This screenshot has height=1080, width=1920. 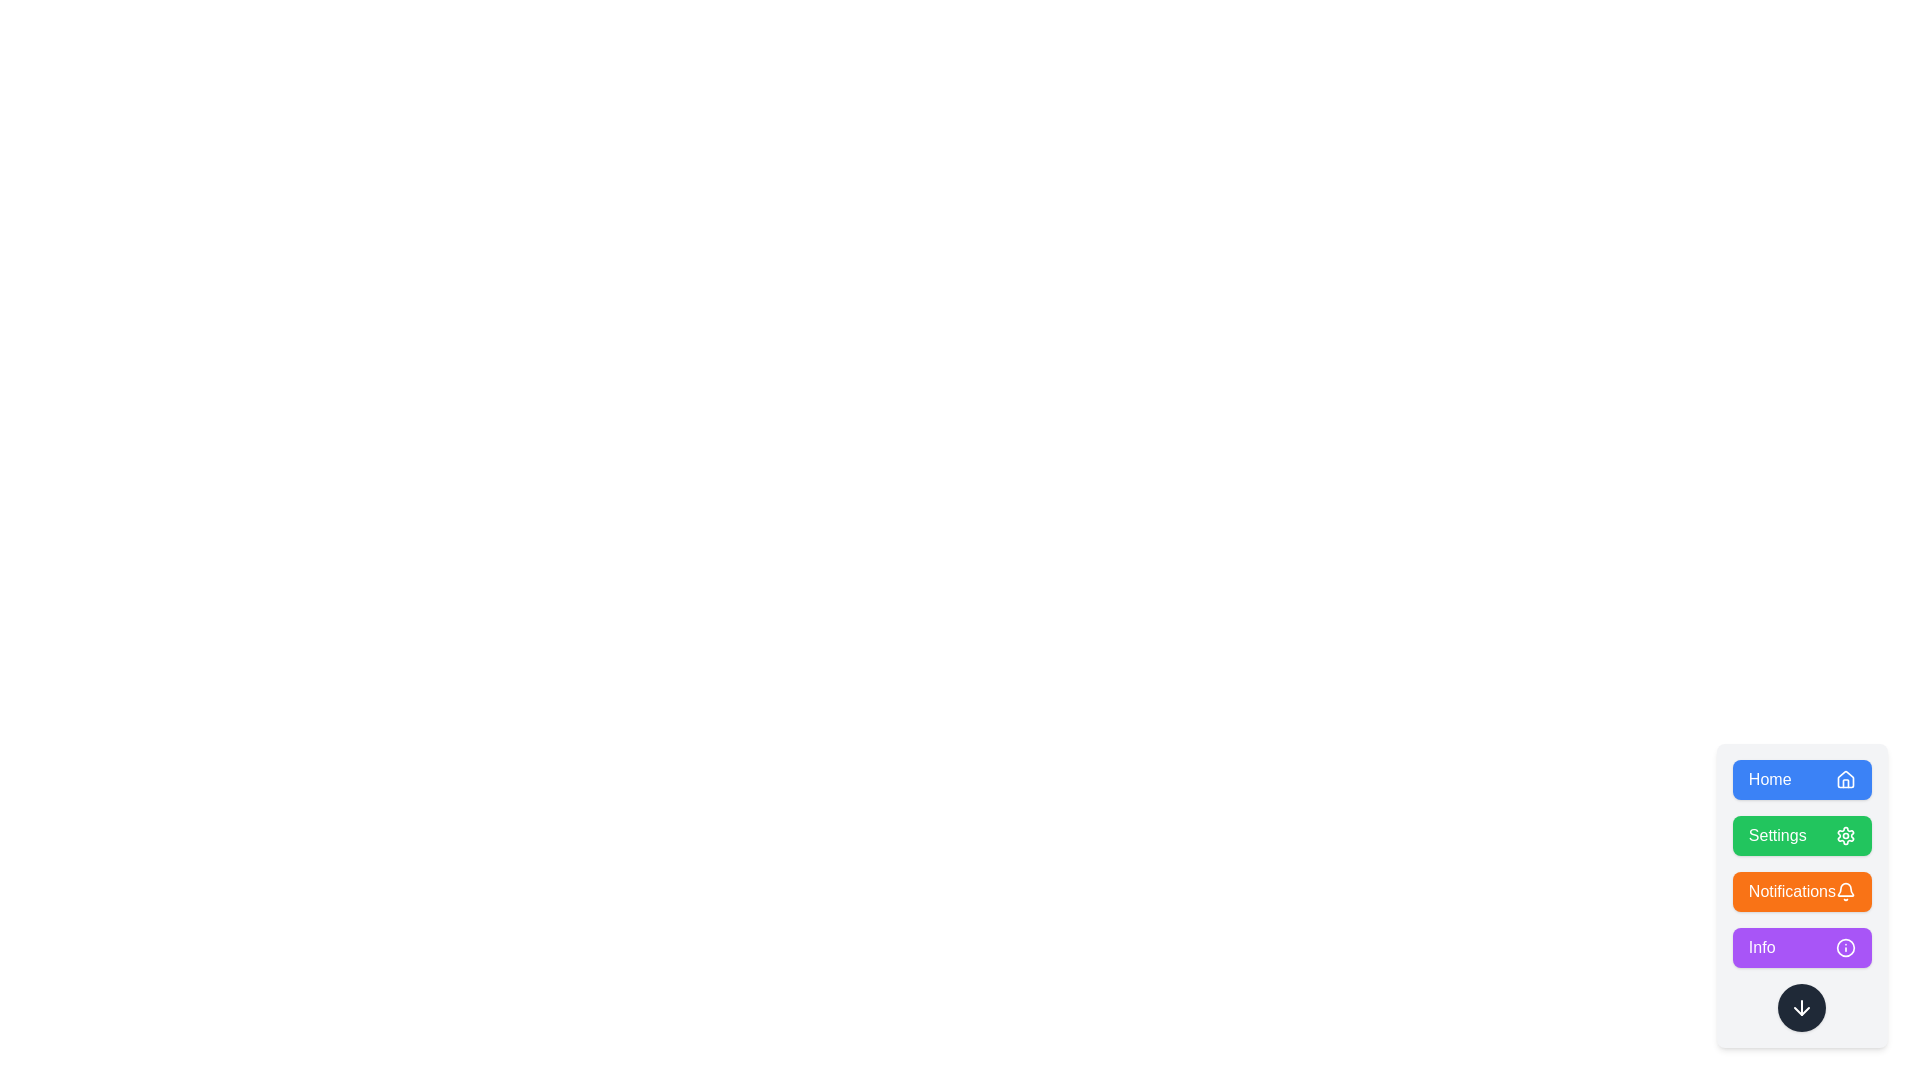 What do you see at coordinates (1801, 1007) in the screenshot?
I see `arrow button to toggle the speed dial open/close state` at bounding box center [1801, 1007].